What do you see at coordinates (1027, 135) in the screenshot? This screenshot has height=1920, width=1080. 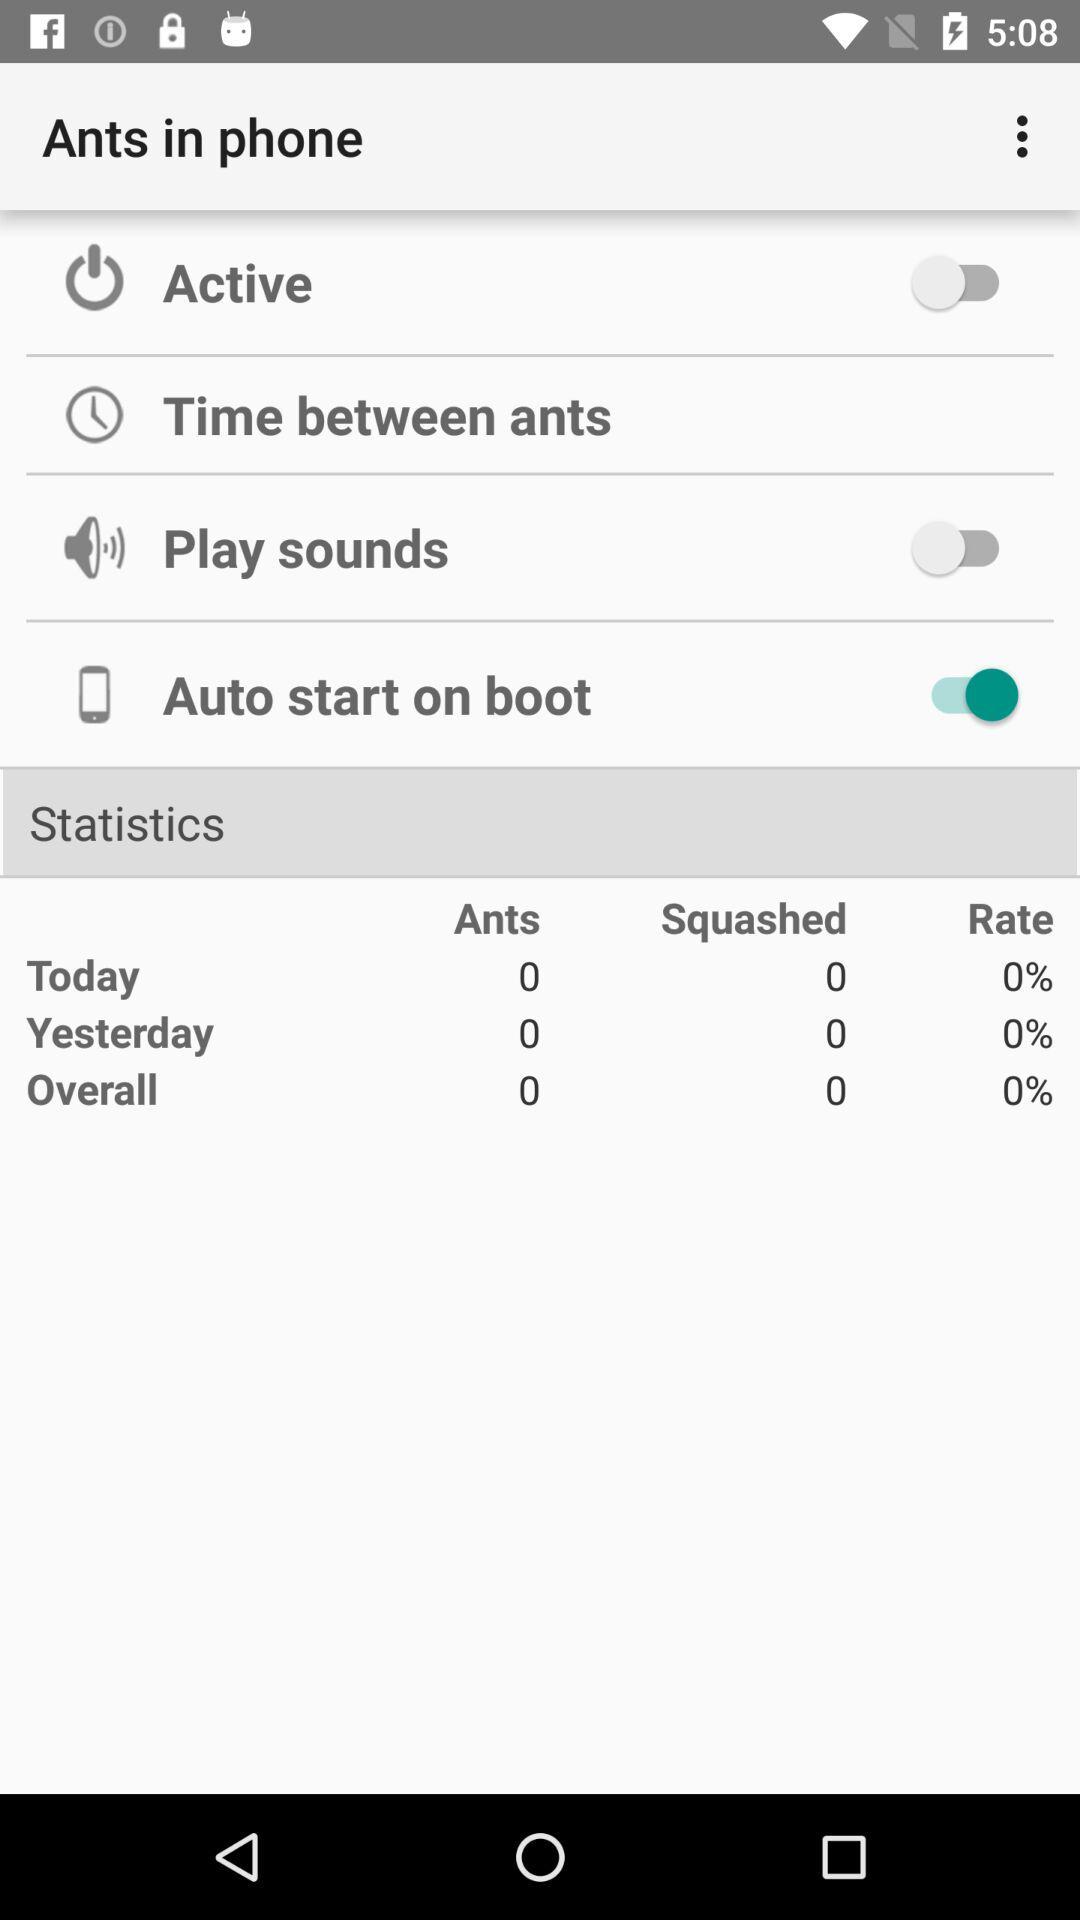 I see `app next to ants in phone item` at bounding box center [1027, 135].